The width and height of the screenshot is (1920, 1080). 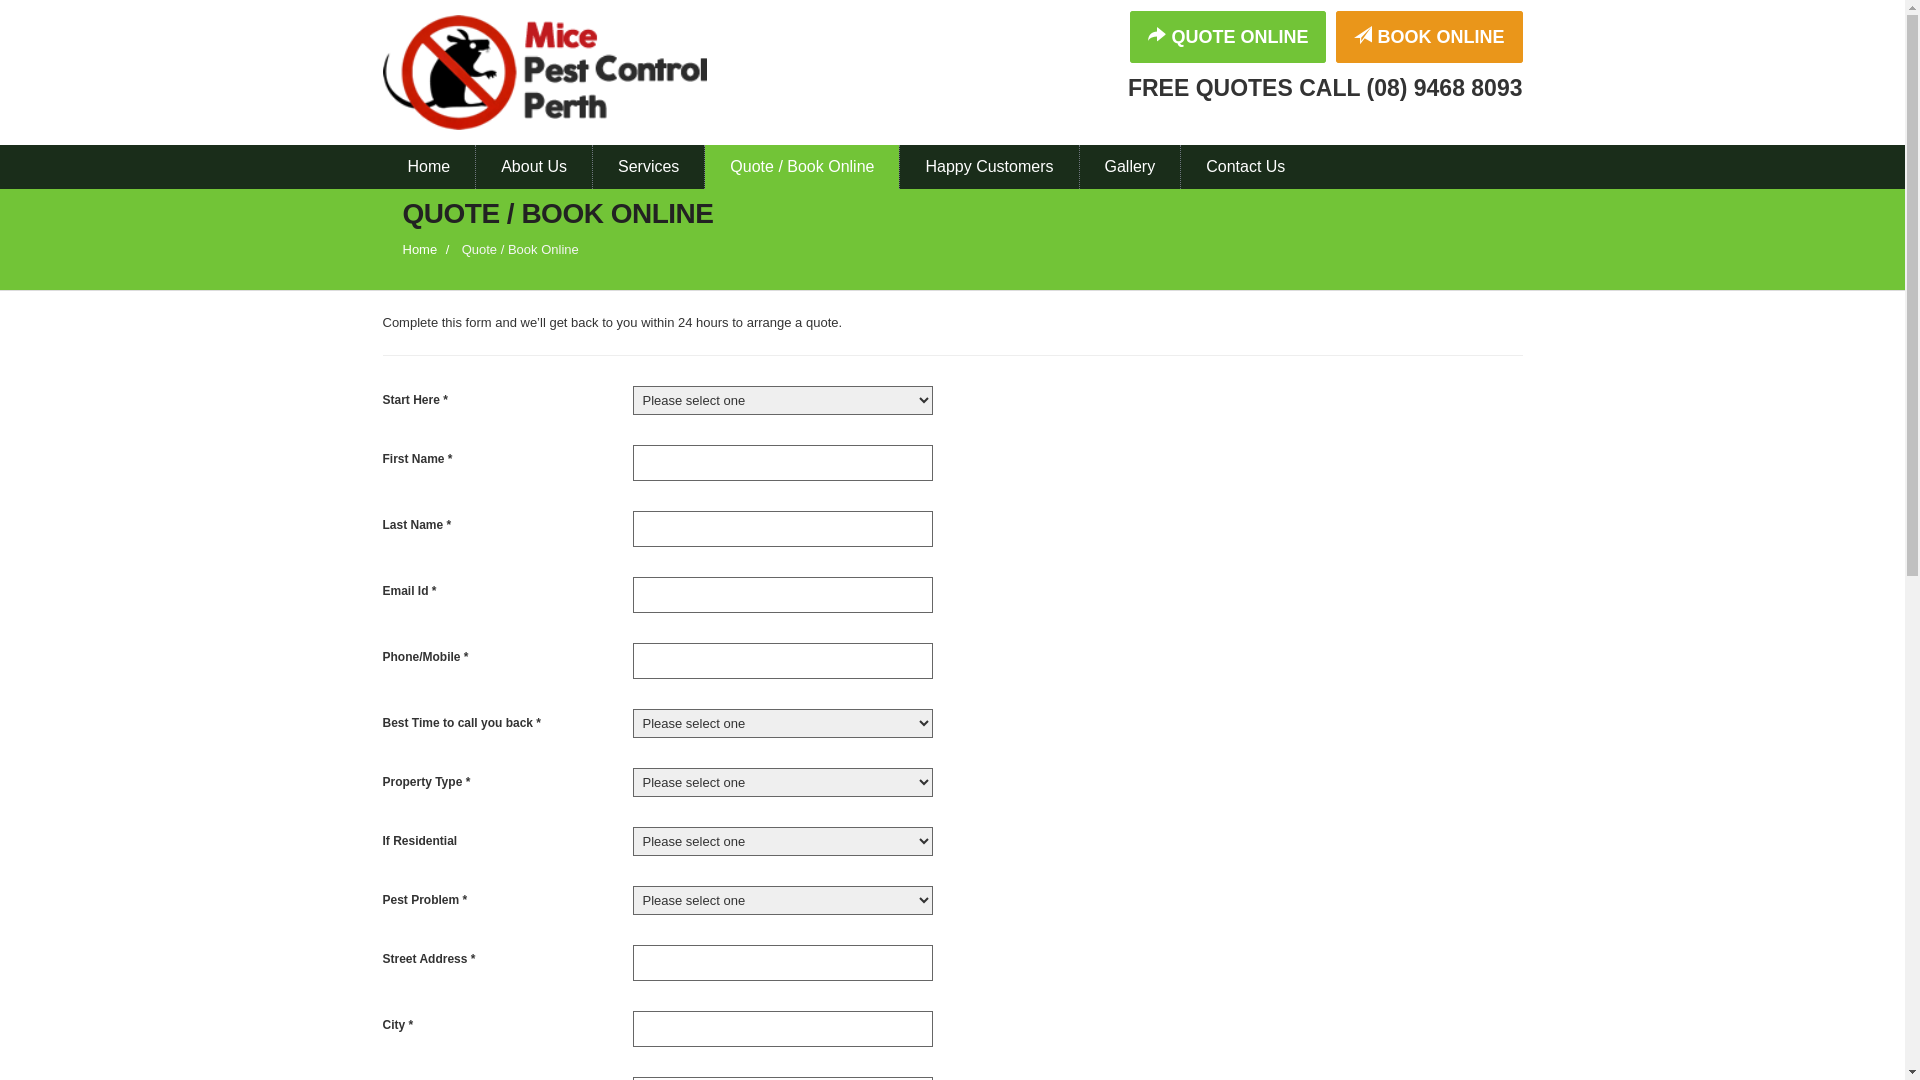 What do you see at coordinates (533, 165) in the screenshot?
I see `'About Us'` at bounding box center [533, 165].